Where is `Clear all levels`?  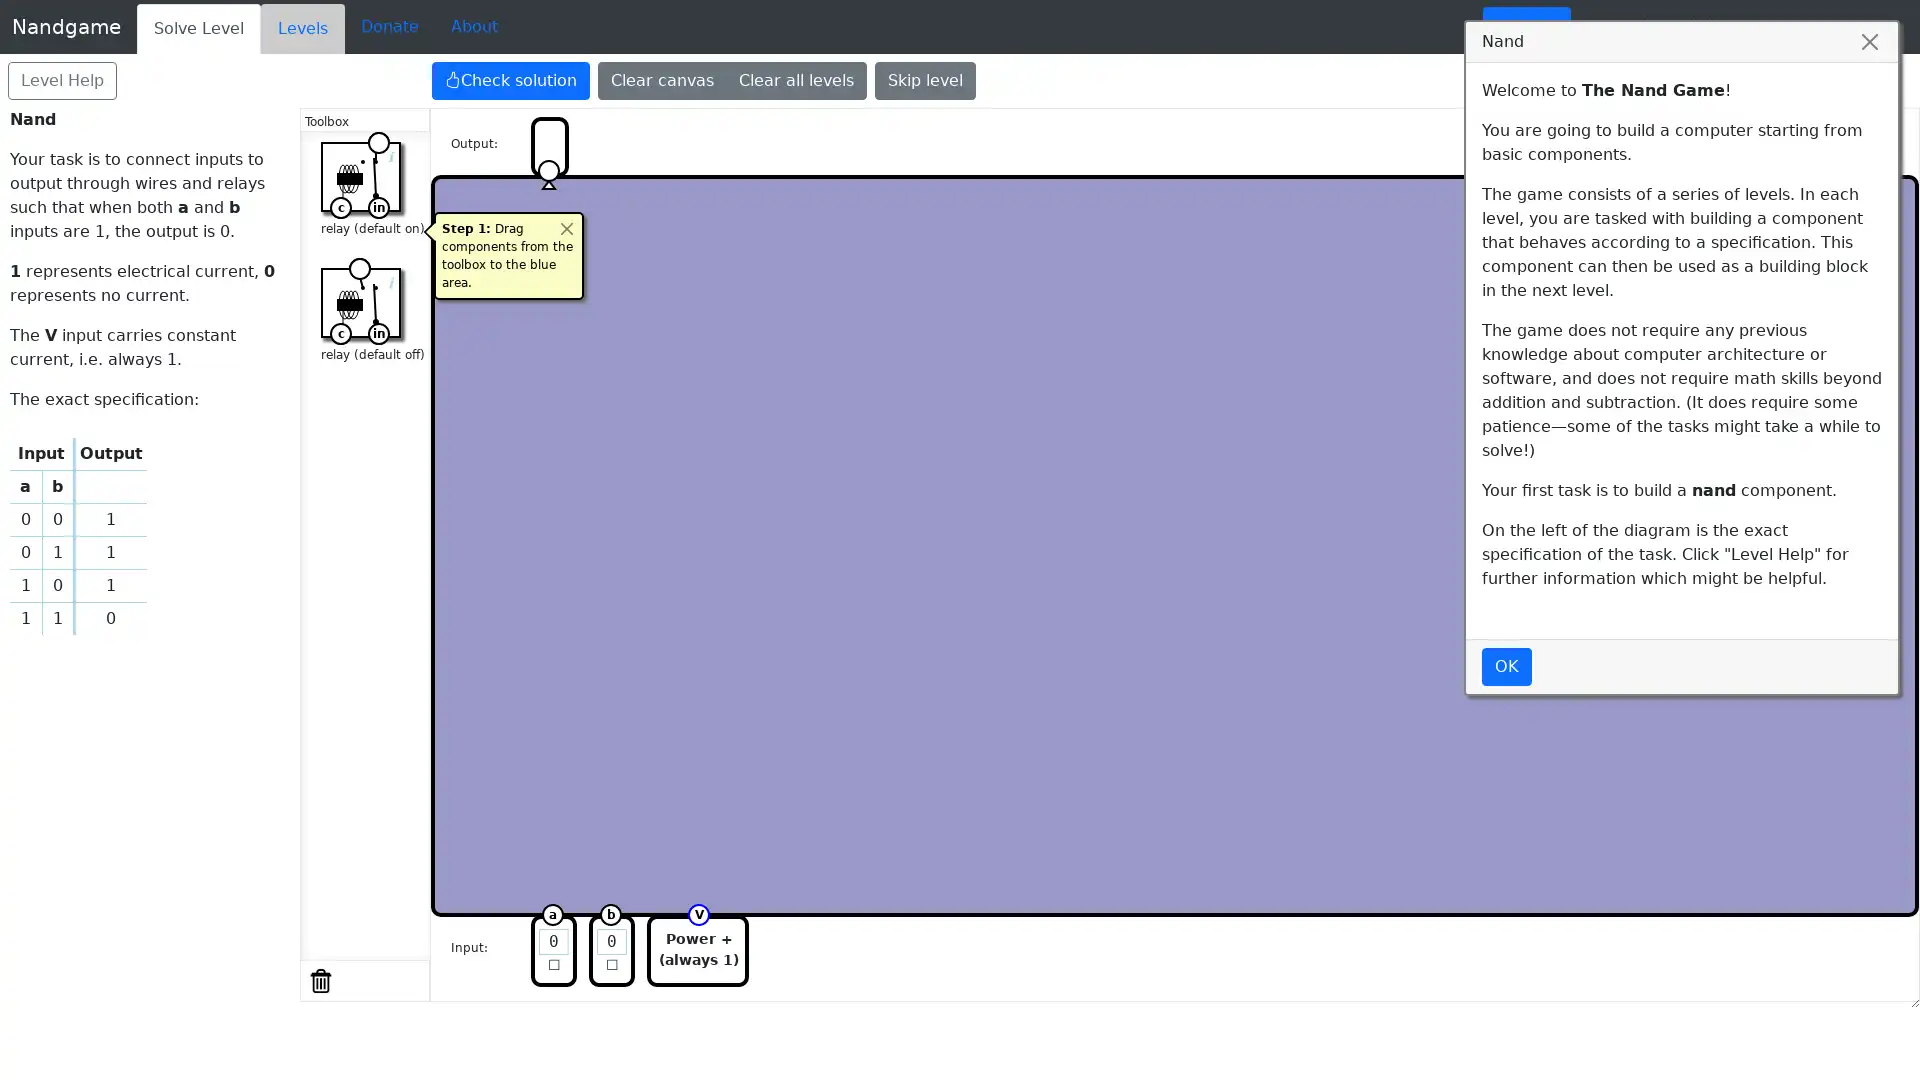 Clear all levels is located at coordinates (795, 80).